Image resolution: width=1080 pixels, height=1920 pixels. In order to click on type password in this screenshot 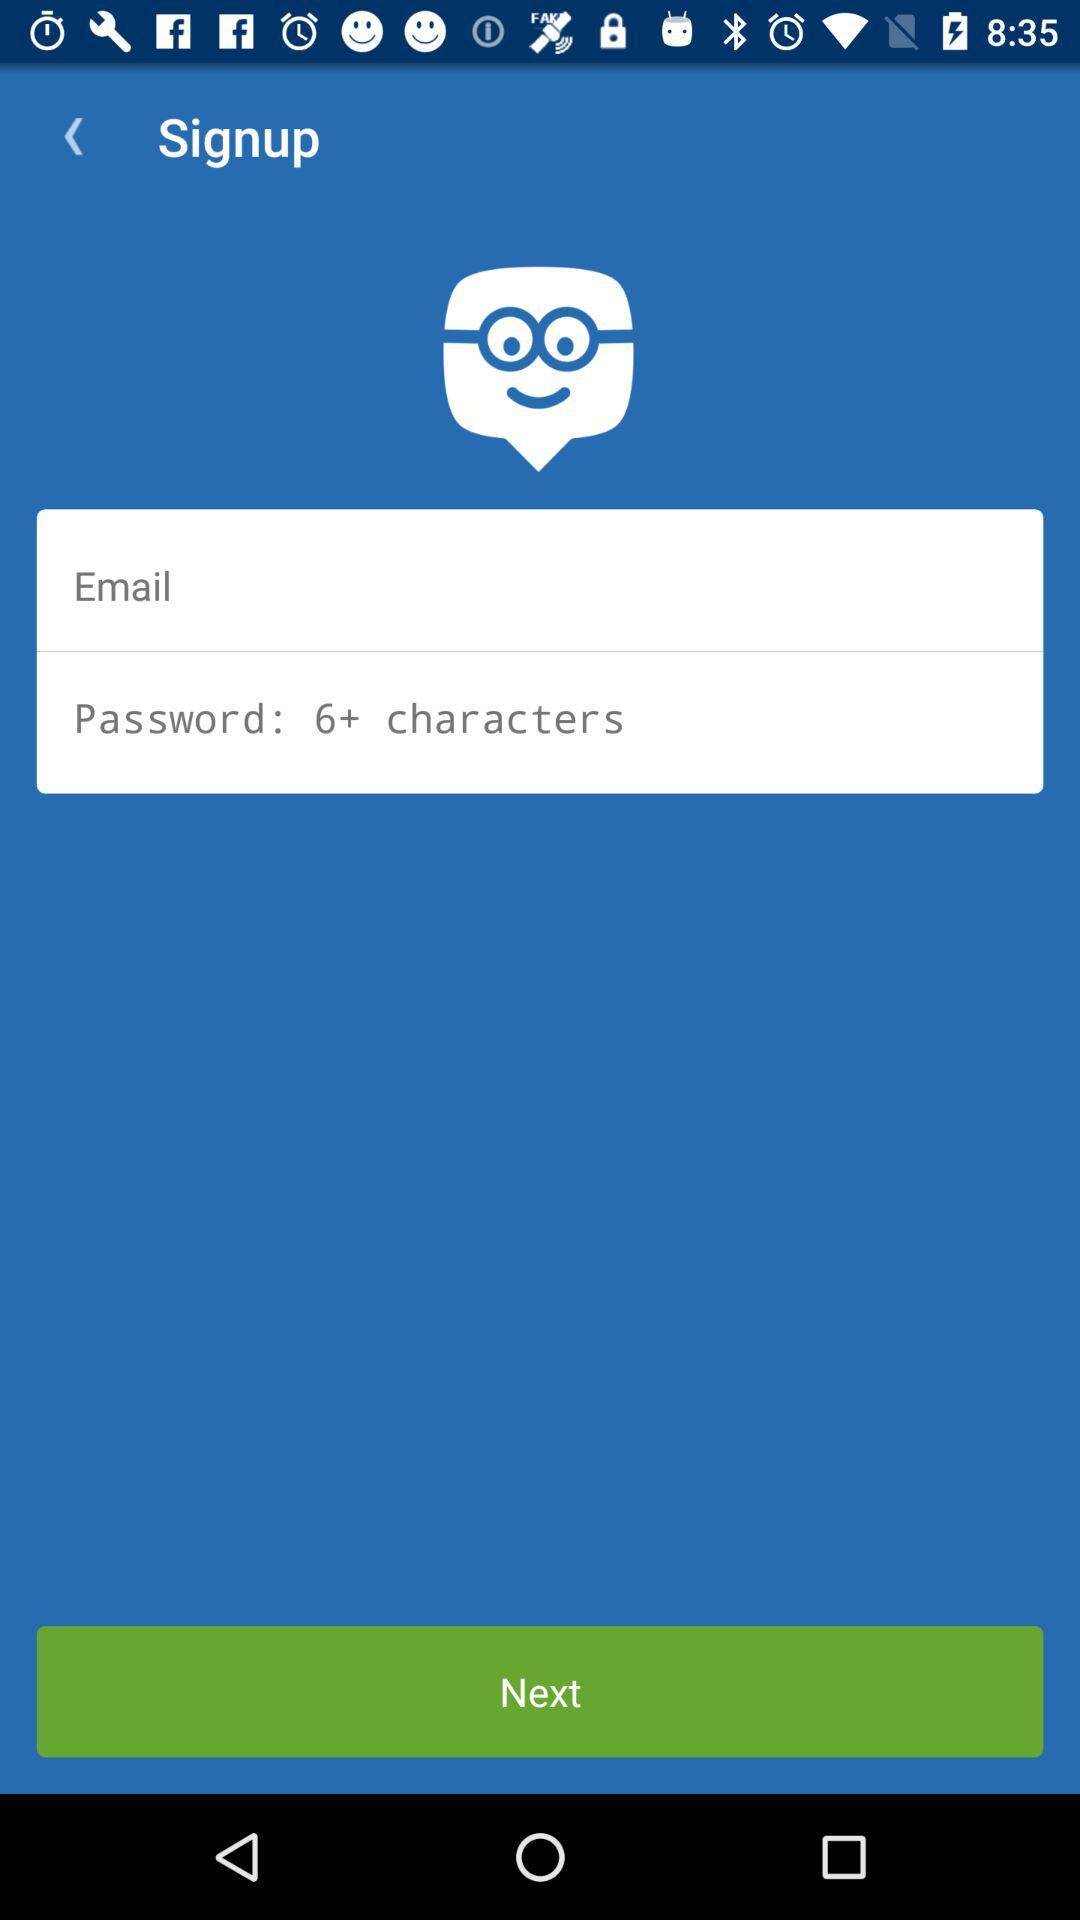, I will do `click(540, 717)`.